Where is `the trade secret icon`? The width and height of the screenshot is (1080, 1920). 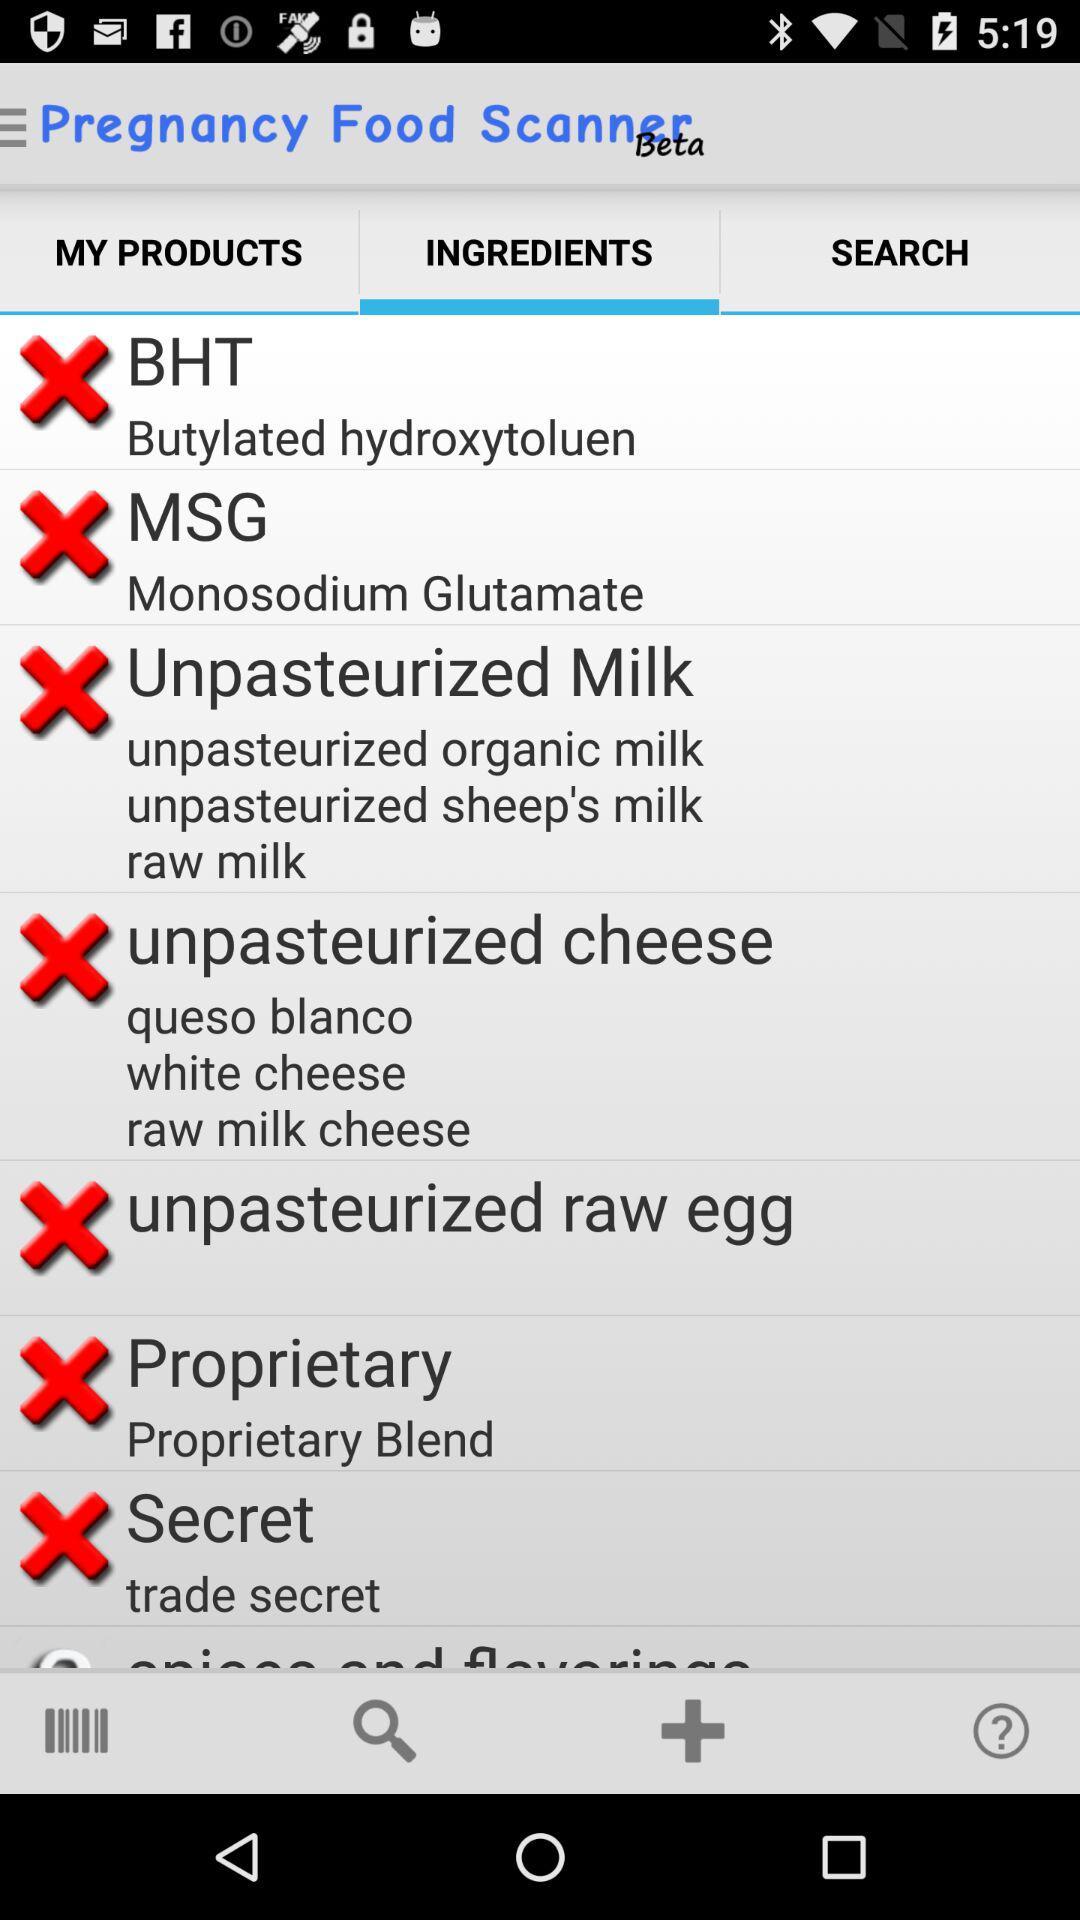
the trade secret icon is located at coordinates (252, 1592).